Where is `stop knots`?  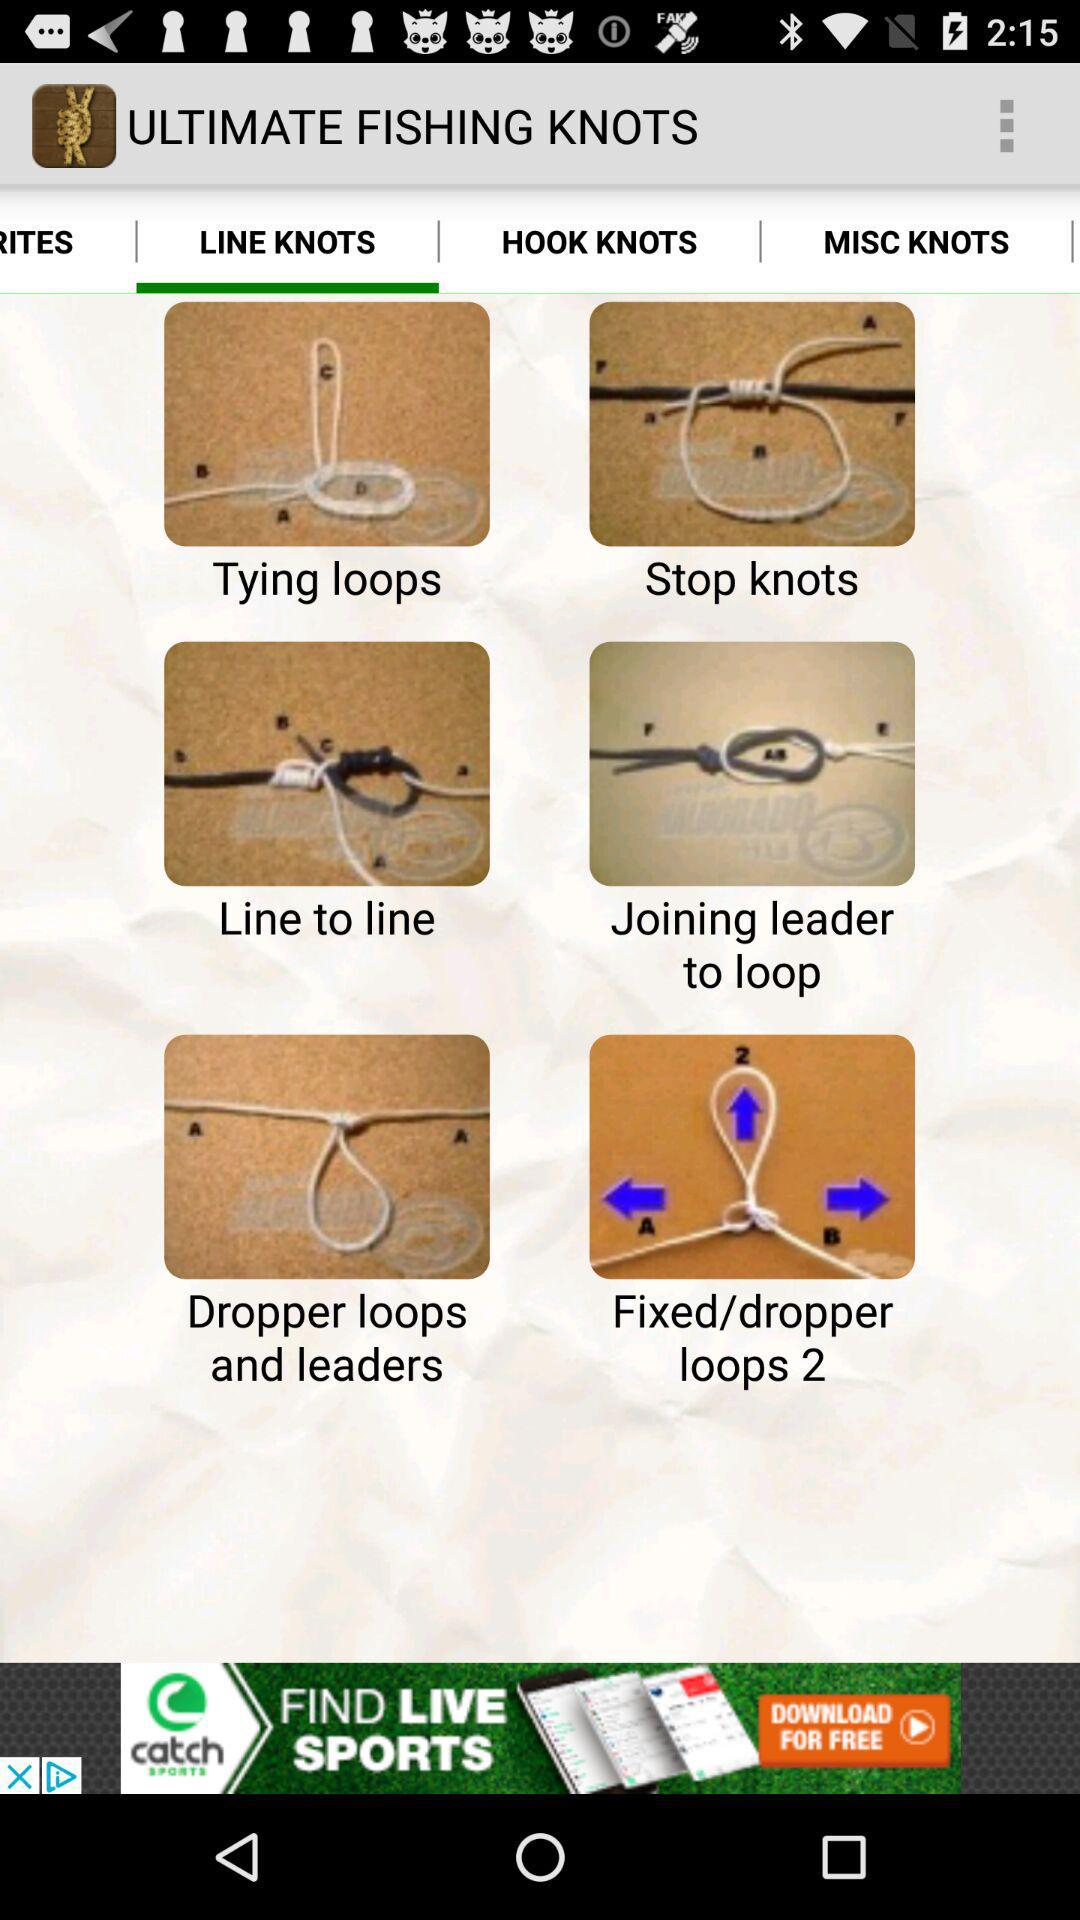 stop knots is located at coordinates (752, 423).